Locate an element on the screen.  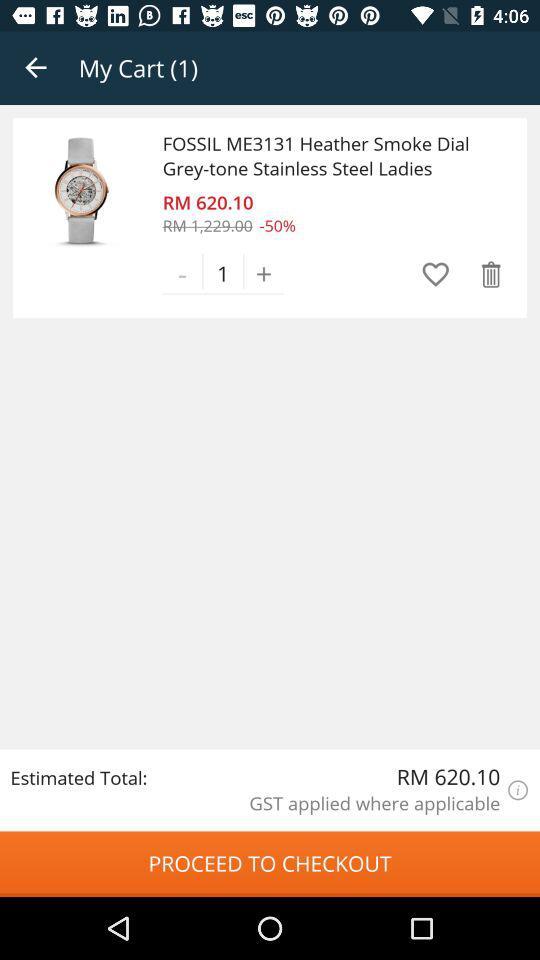
app below my cart (1) is located at coordinates (327, 155).